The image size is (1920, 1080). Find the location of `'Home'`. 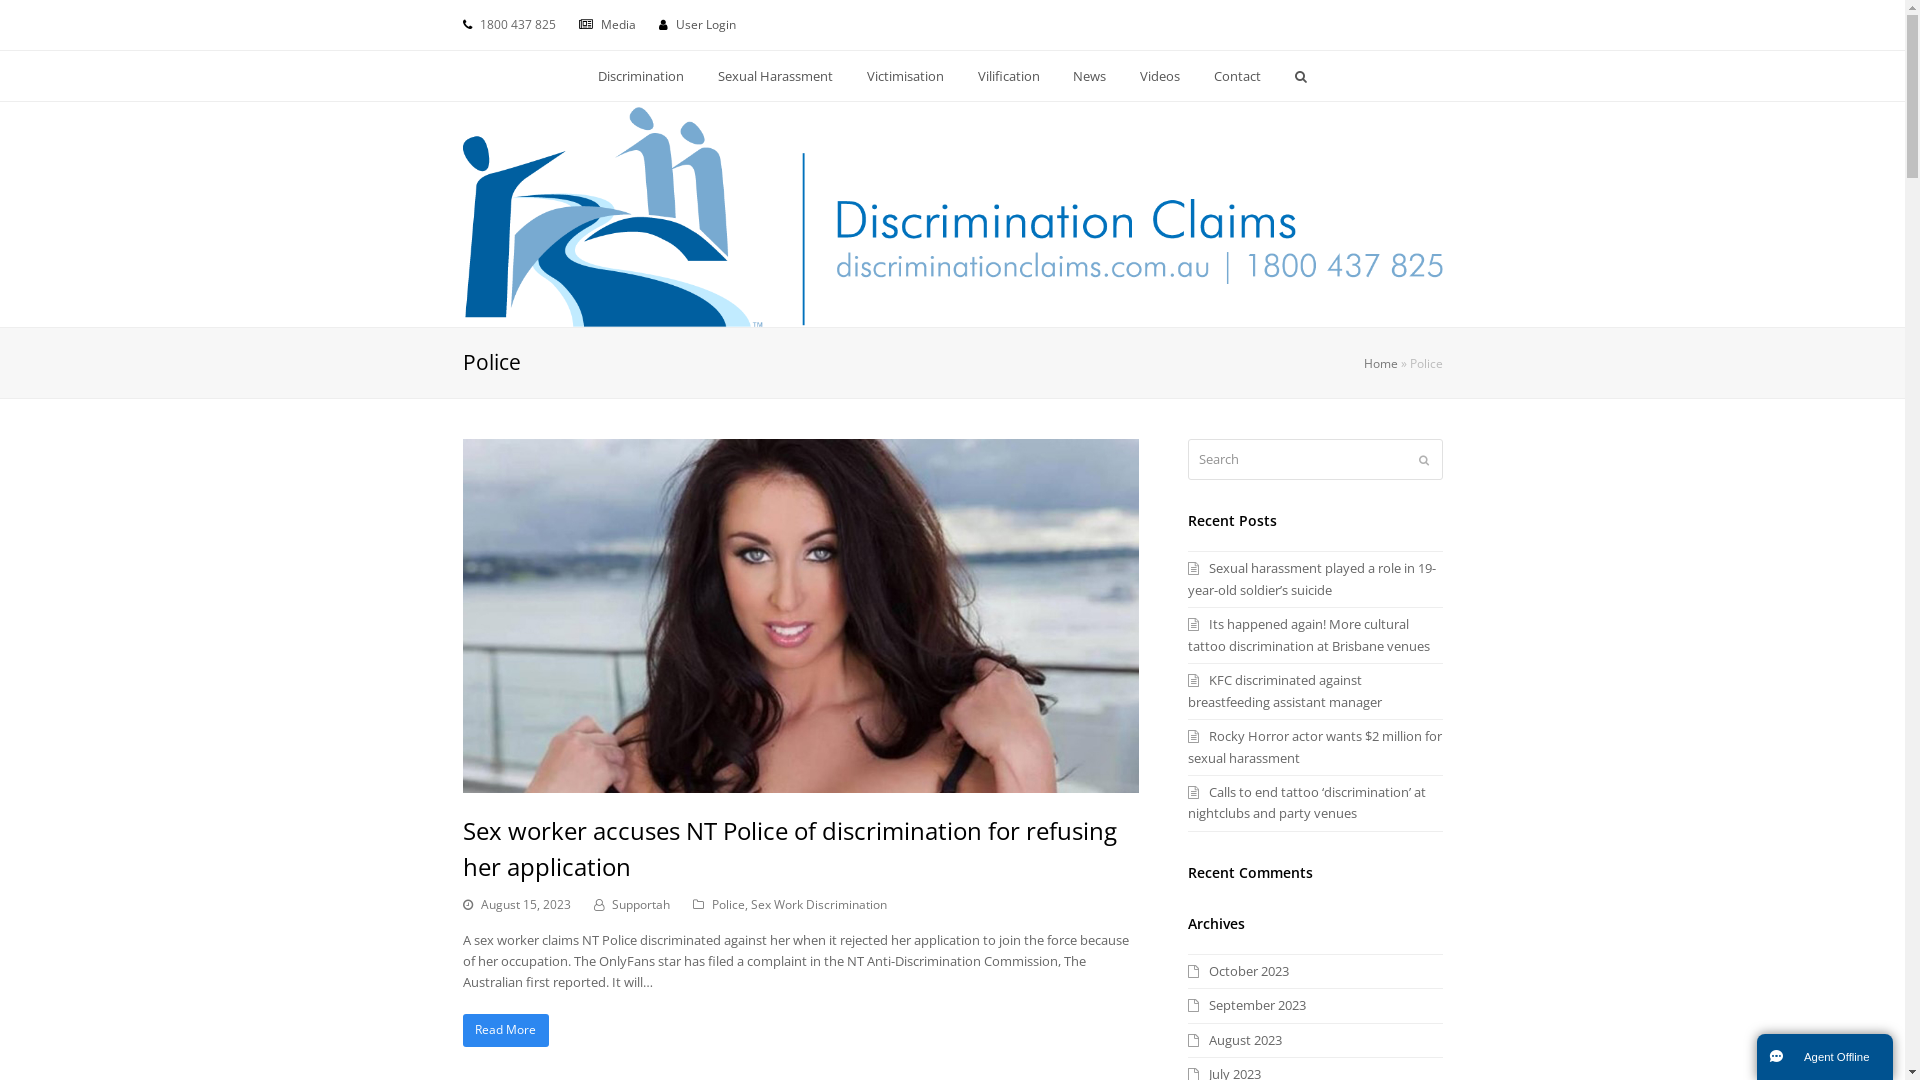

'Home' is located at coordinates (1380, 362).